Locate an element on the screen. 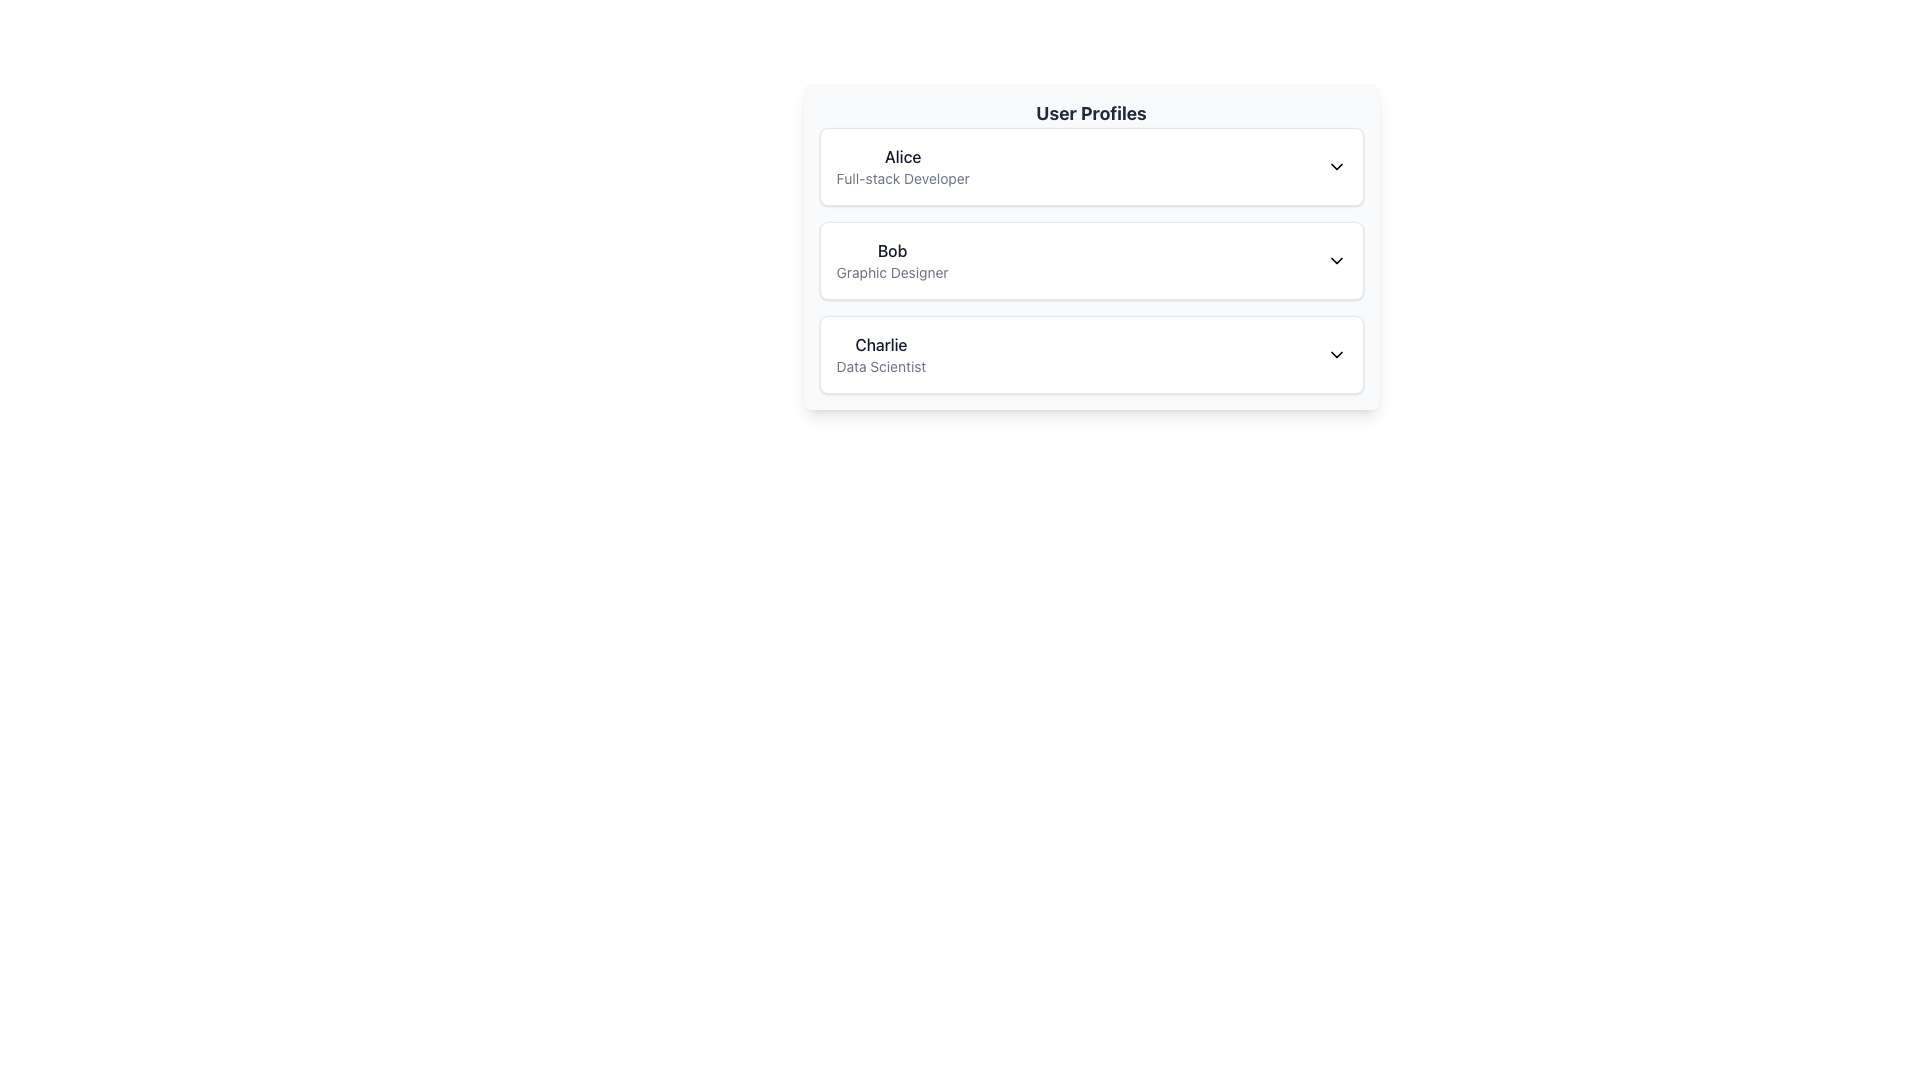  the Profile card displaying 'Bob', which is the second card in the 'User Profiles' list is located at coordinates (1090, 260).